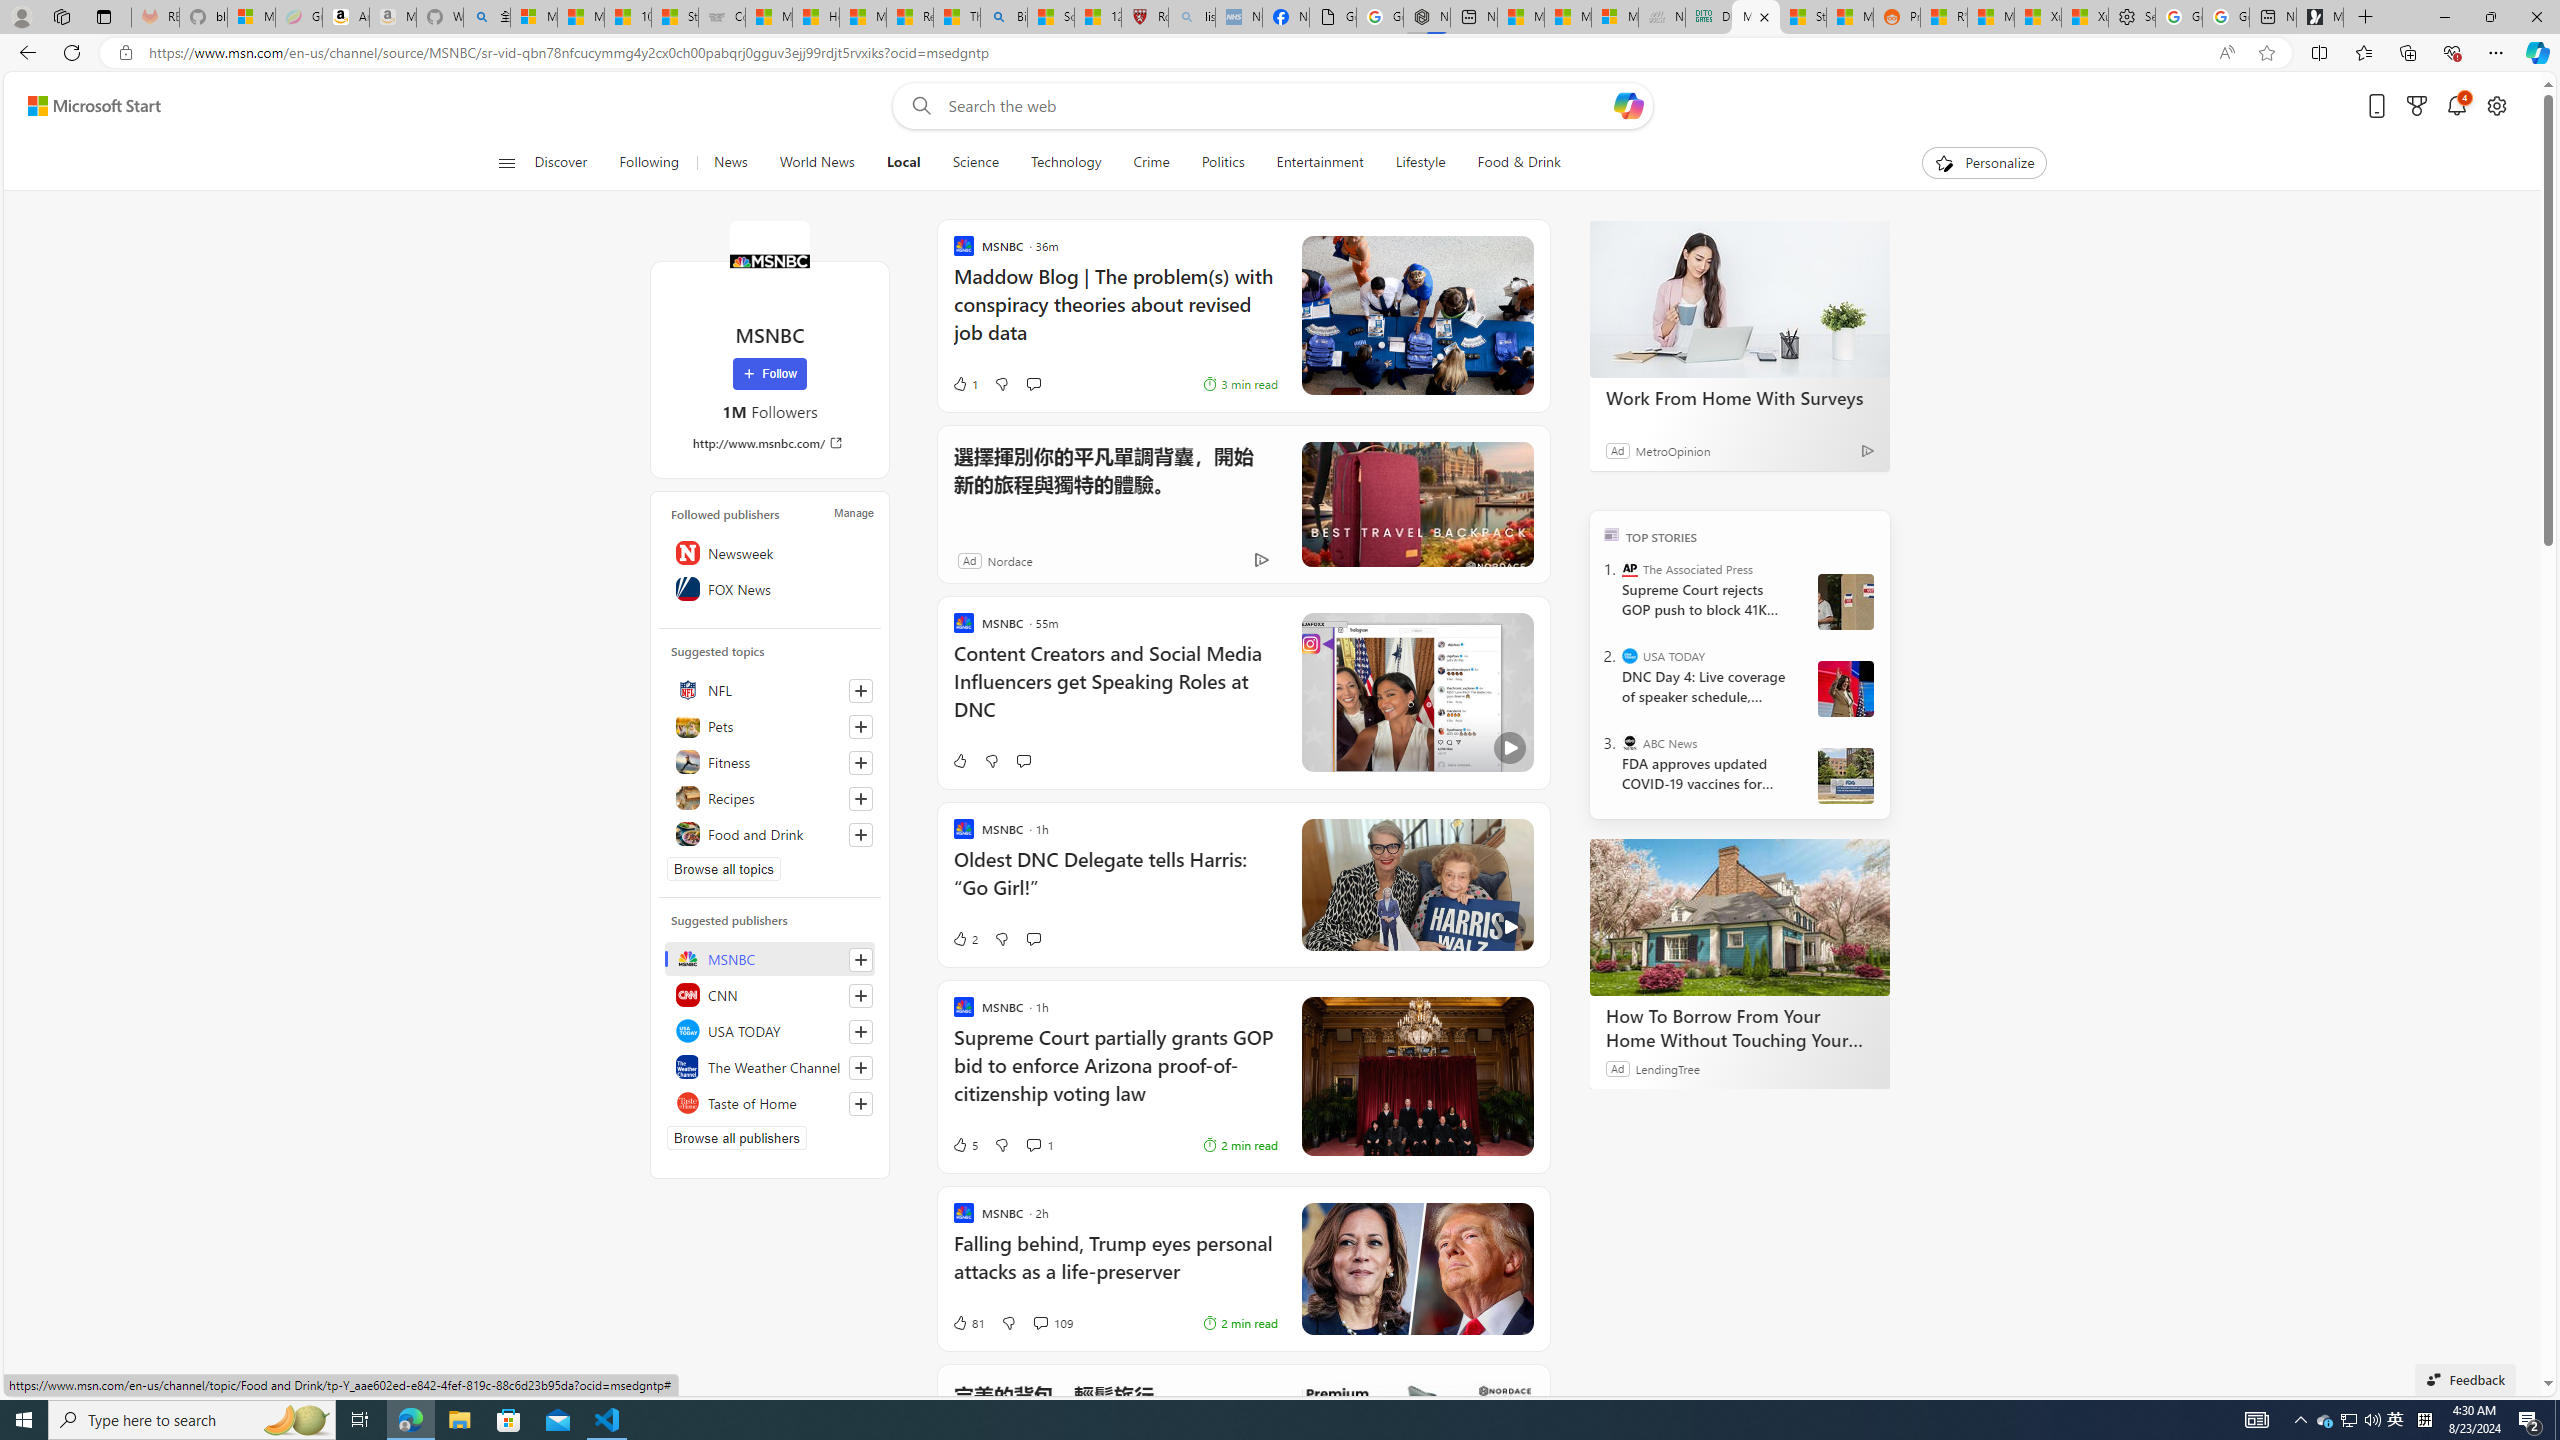 The height and width of the screenshot is (1440, 2560). What do you see at coordinates (1738, 298) in the screenshot?
I see `'Work From Home With Surveys'` at bounding box center [1738, 298].